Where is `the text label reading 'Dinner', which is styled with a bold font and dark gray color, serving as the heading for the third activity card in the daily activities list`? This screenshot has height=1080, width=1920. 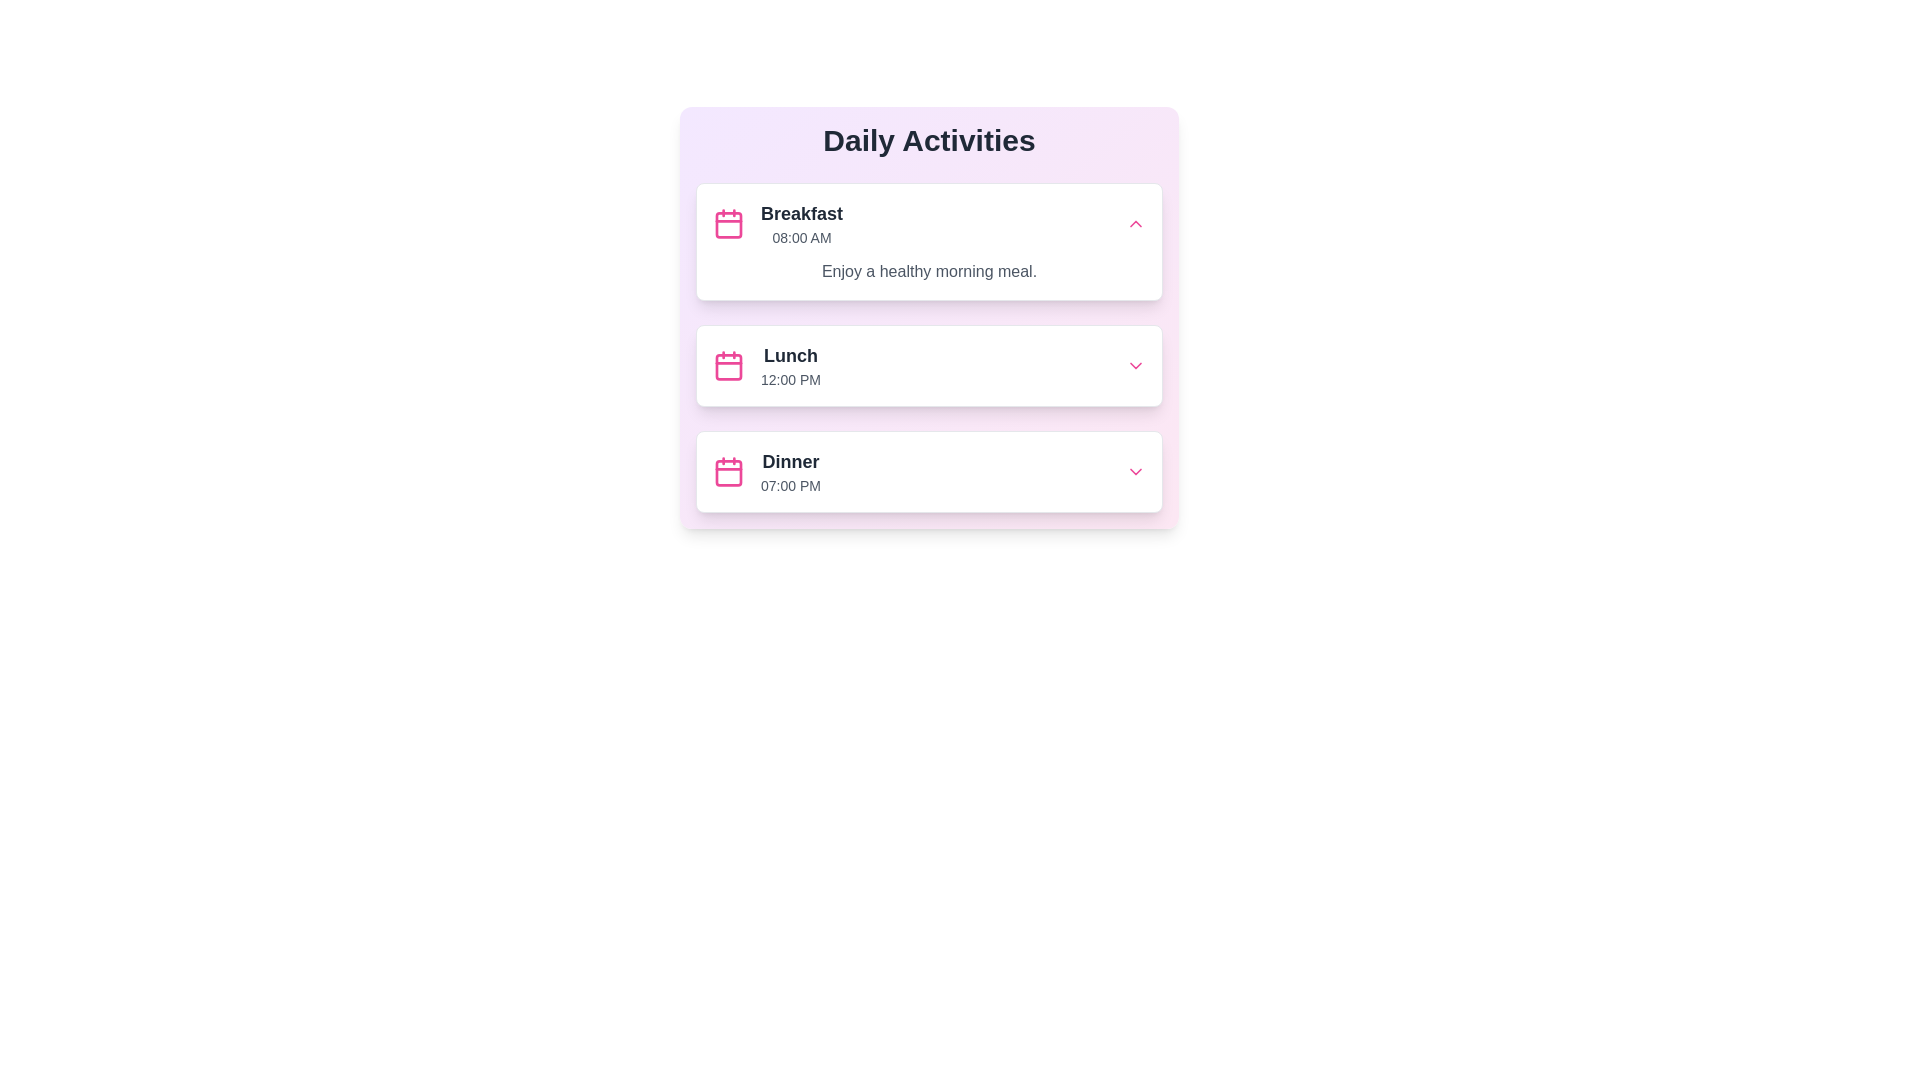
the text label reading 'Dinner', which is styled with a bold font and dark gray color, serving as the heading for the third activity card in the daily activities list is located at coordinates (790, 462).